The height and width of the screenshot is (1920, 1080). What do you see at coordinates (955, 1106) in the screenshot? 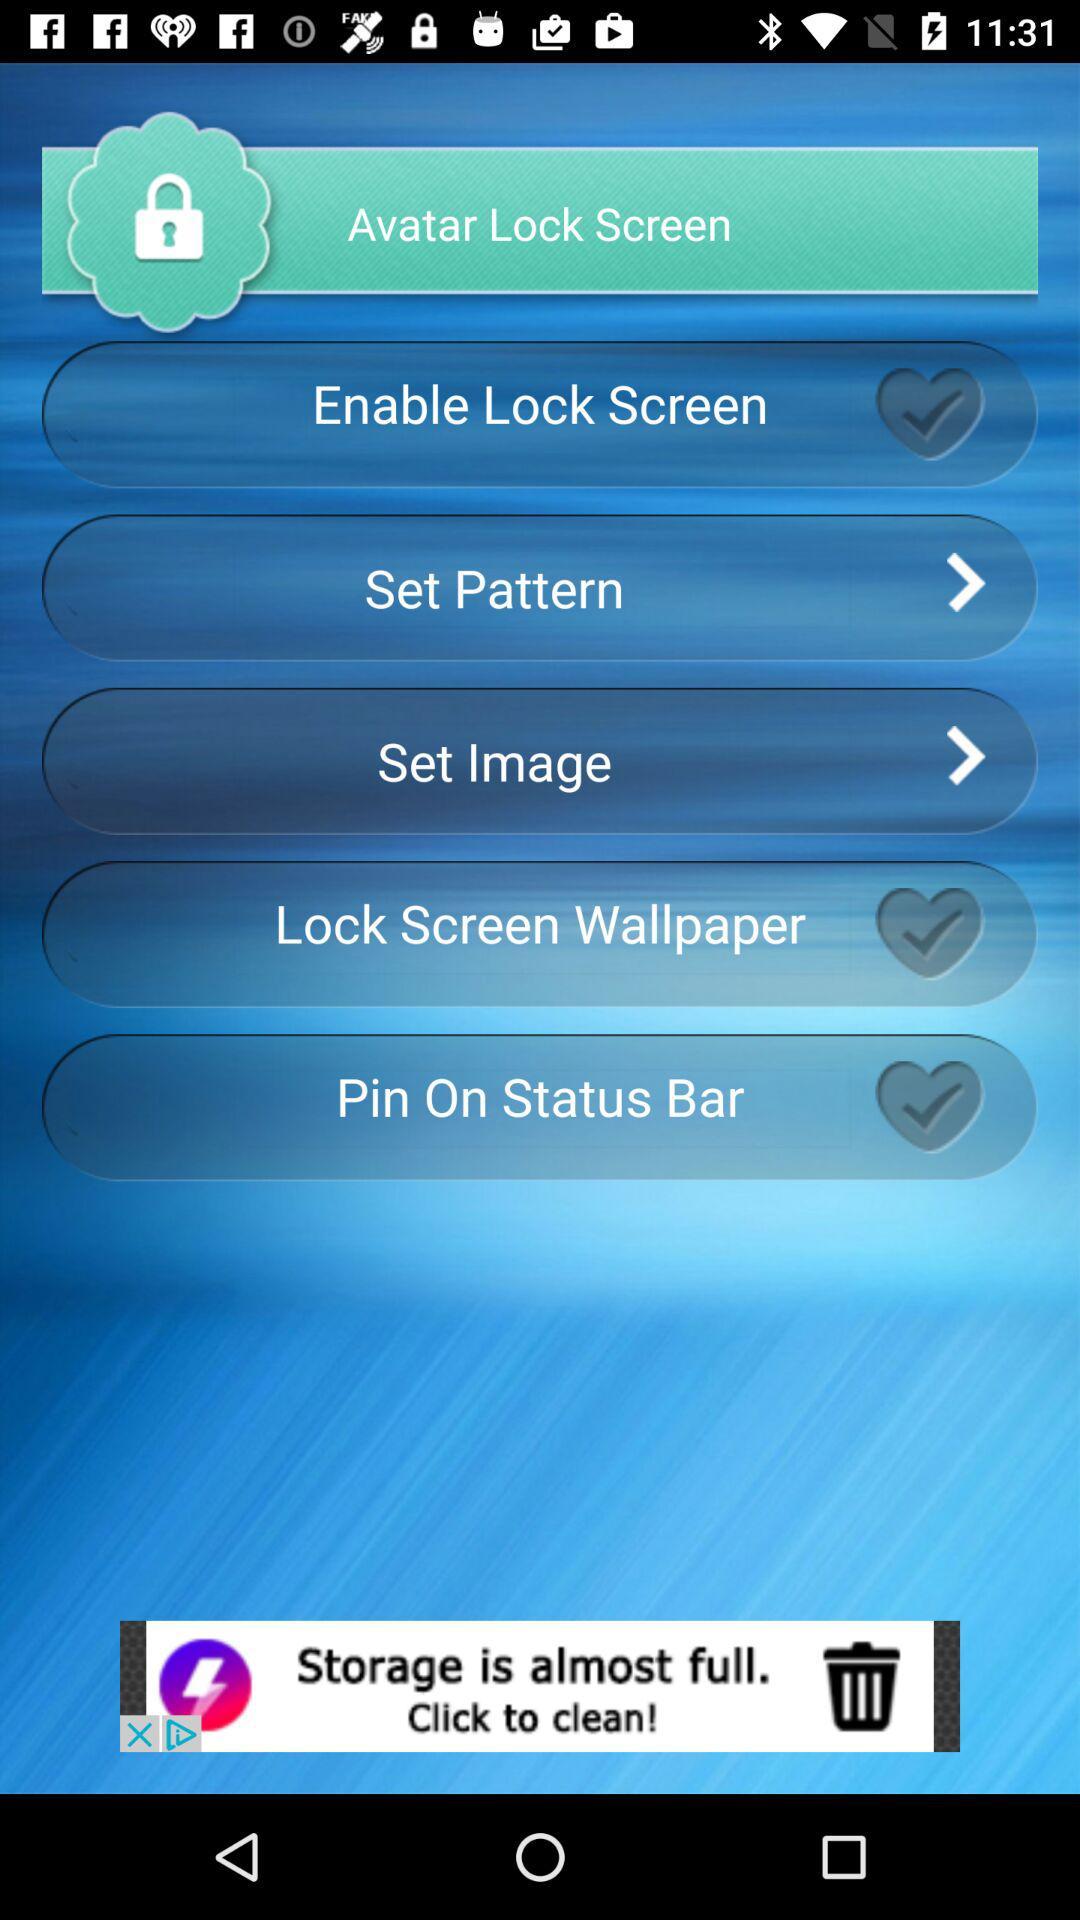
I see `this item` at bounding box center [955, 1106].